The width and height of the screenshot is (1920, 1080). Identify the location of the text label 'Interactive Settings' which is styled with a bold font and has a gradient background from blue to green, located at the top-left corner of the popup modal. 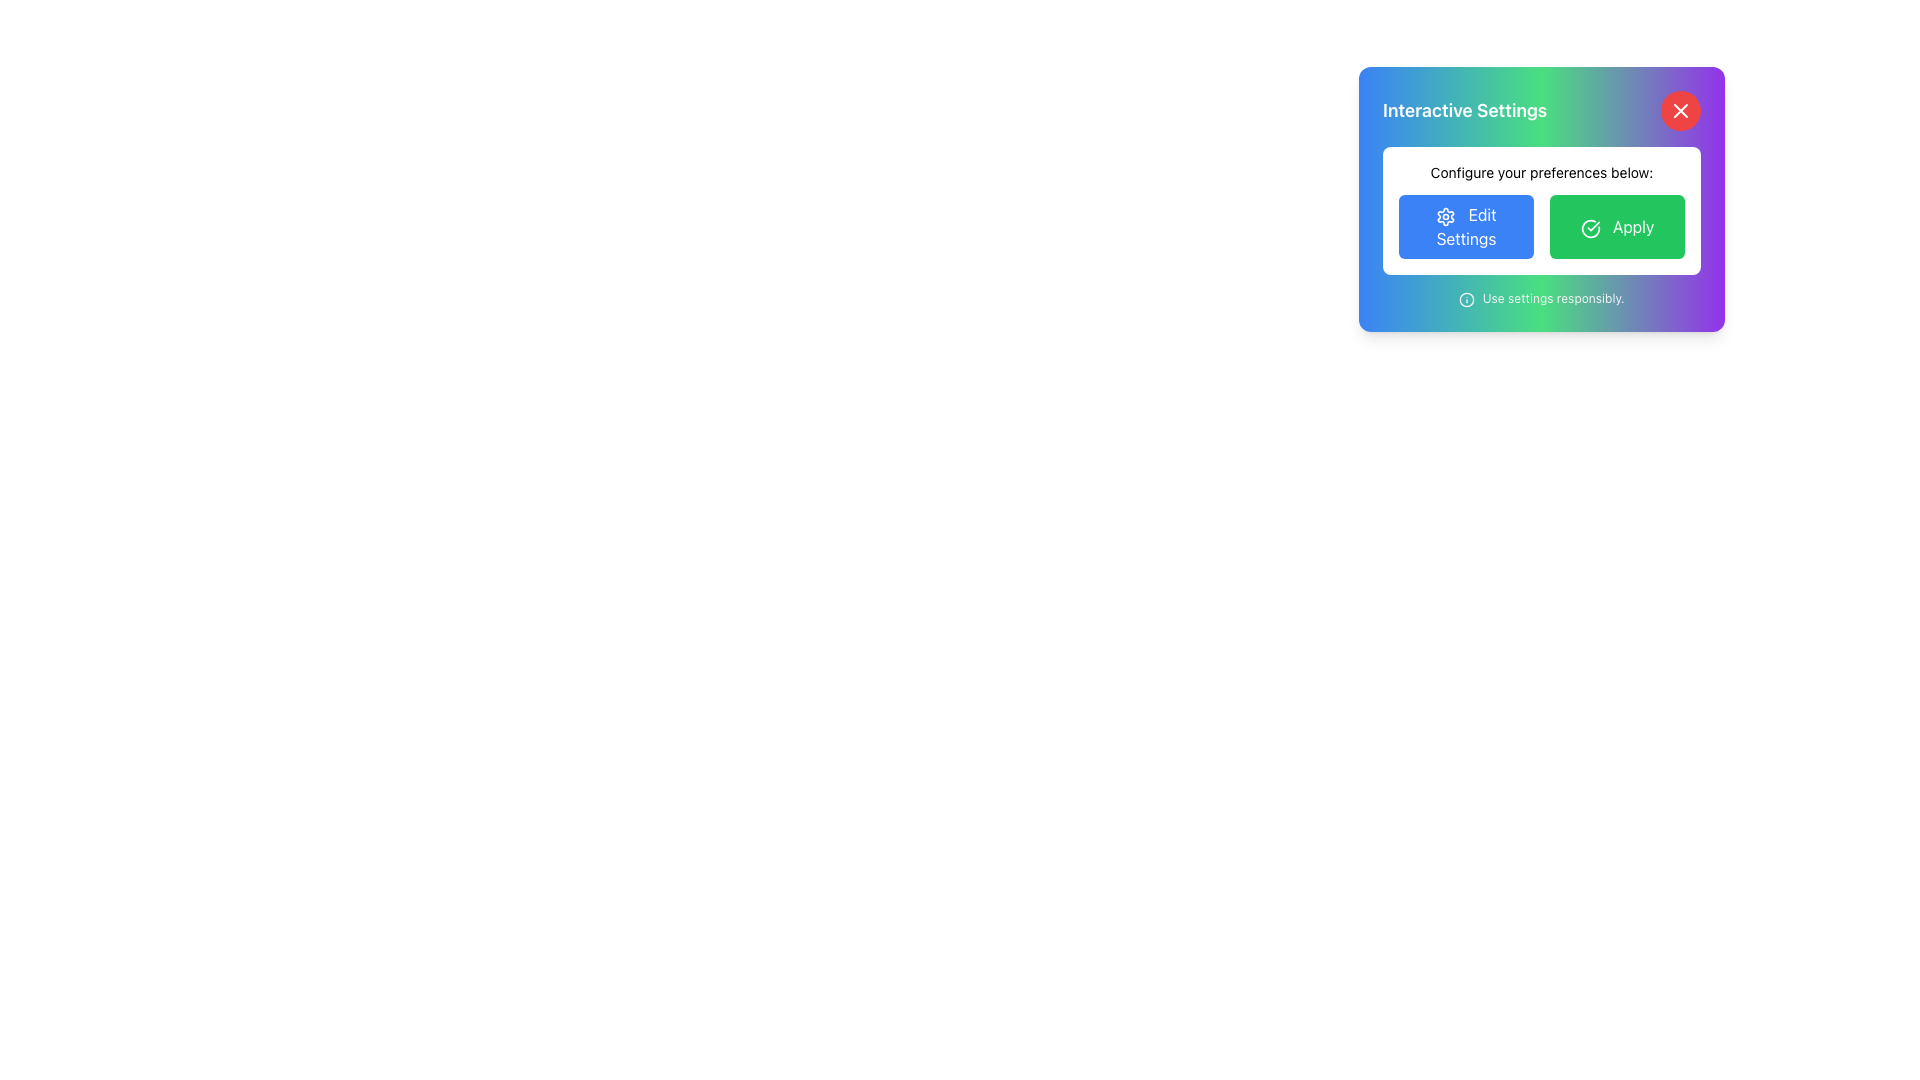
(1465, 111).